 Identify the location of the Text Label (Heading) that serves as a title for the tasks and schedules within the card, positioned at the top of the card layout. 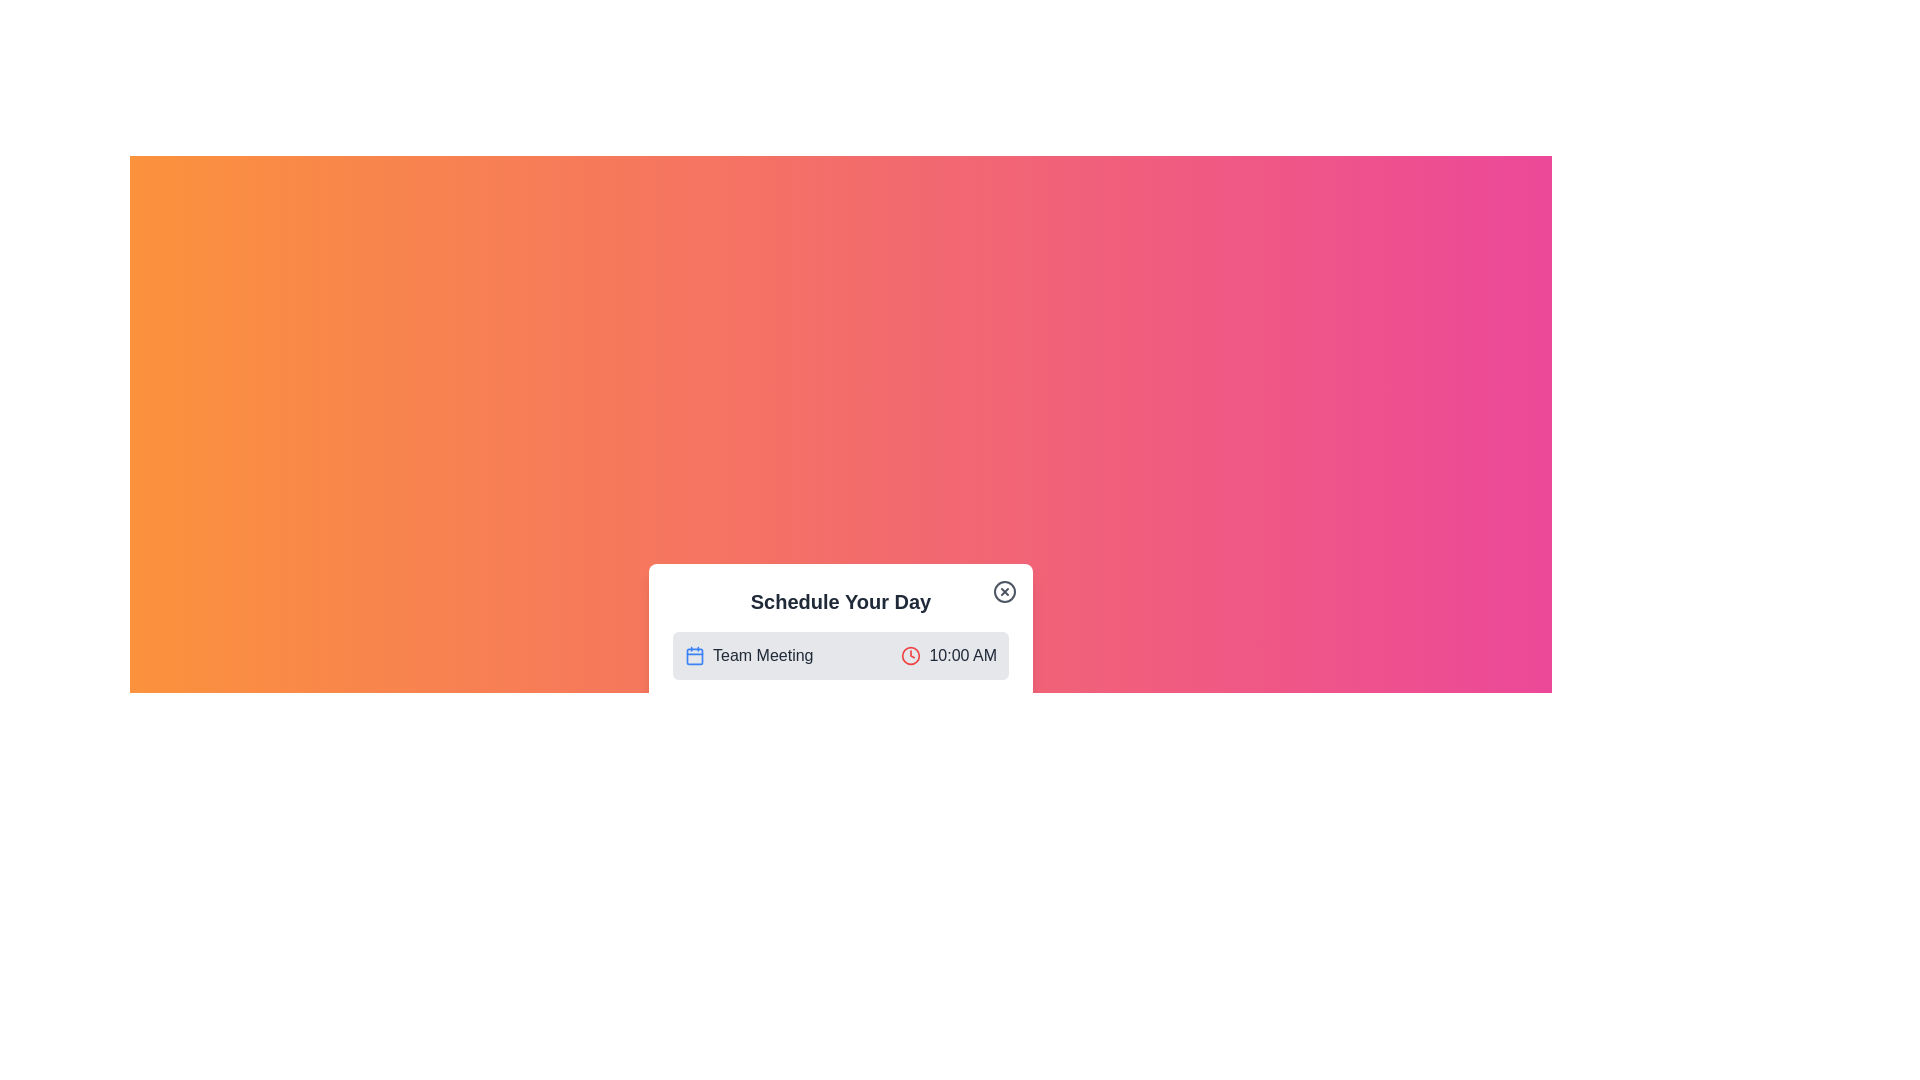
(840, 600).